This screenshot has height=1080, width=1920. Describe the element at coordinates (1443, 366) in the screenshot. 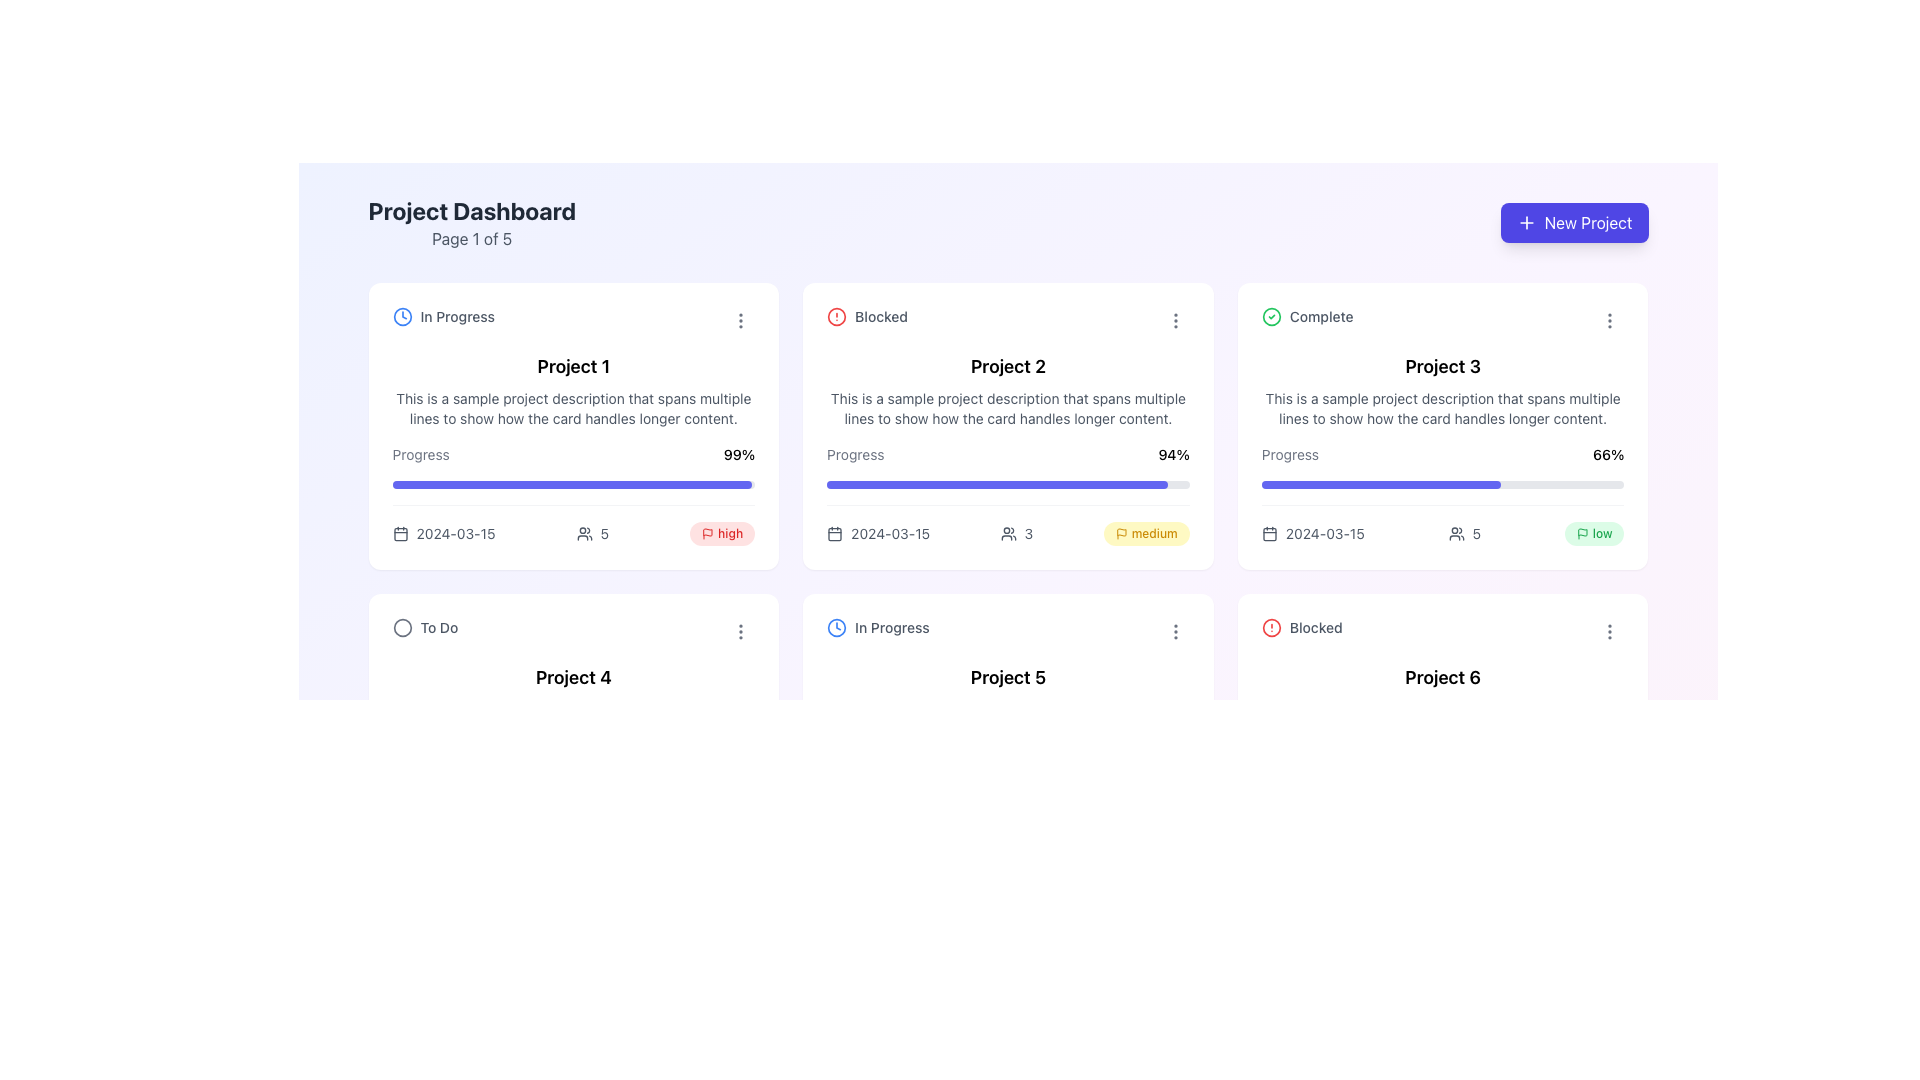

I see `the text label displaying 'Project 3' in bold within the card in the 'Complete' section` at that location.